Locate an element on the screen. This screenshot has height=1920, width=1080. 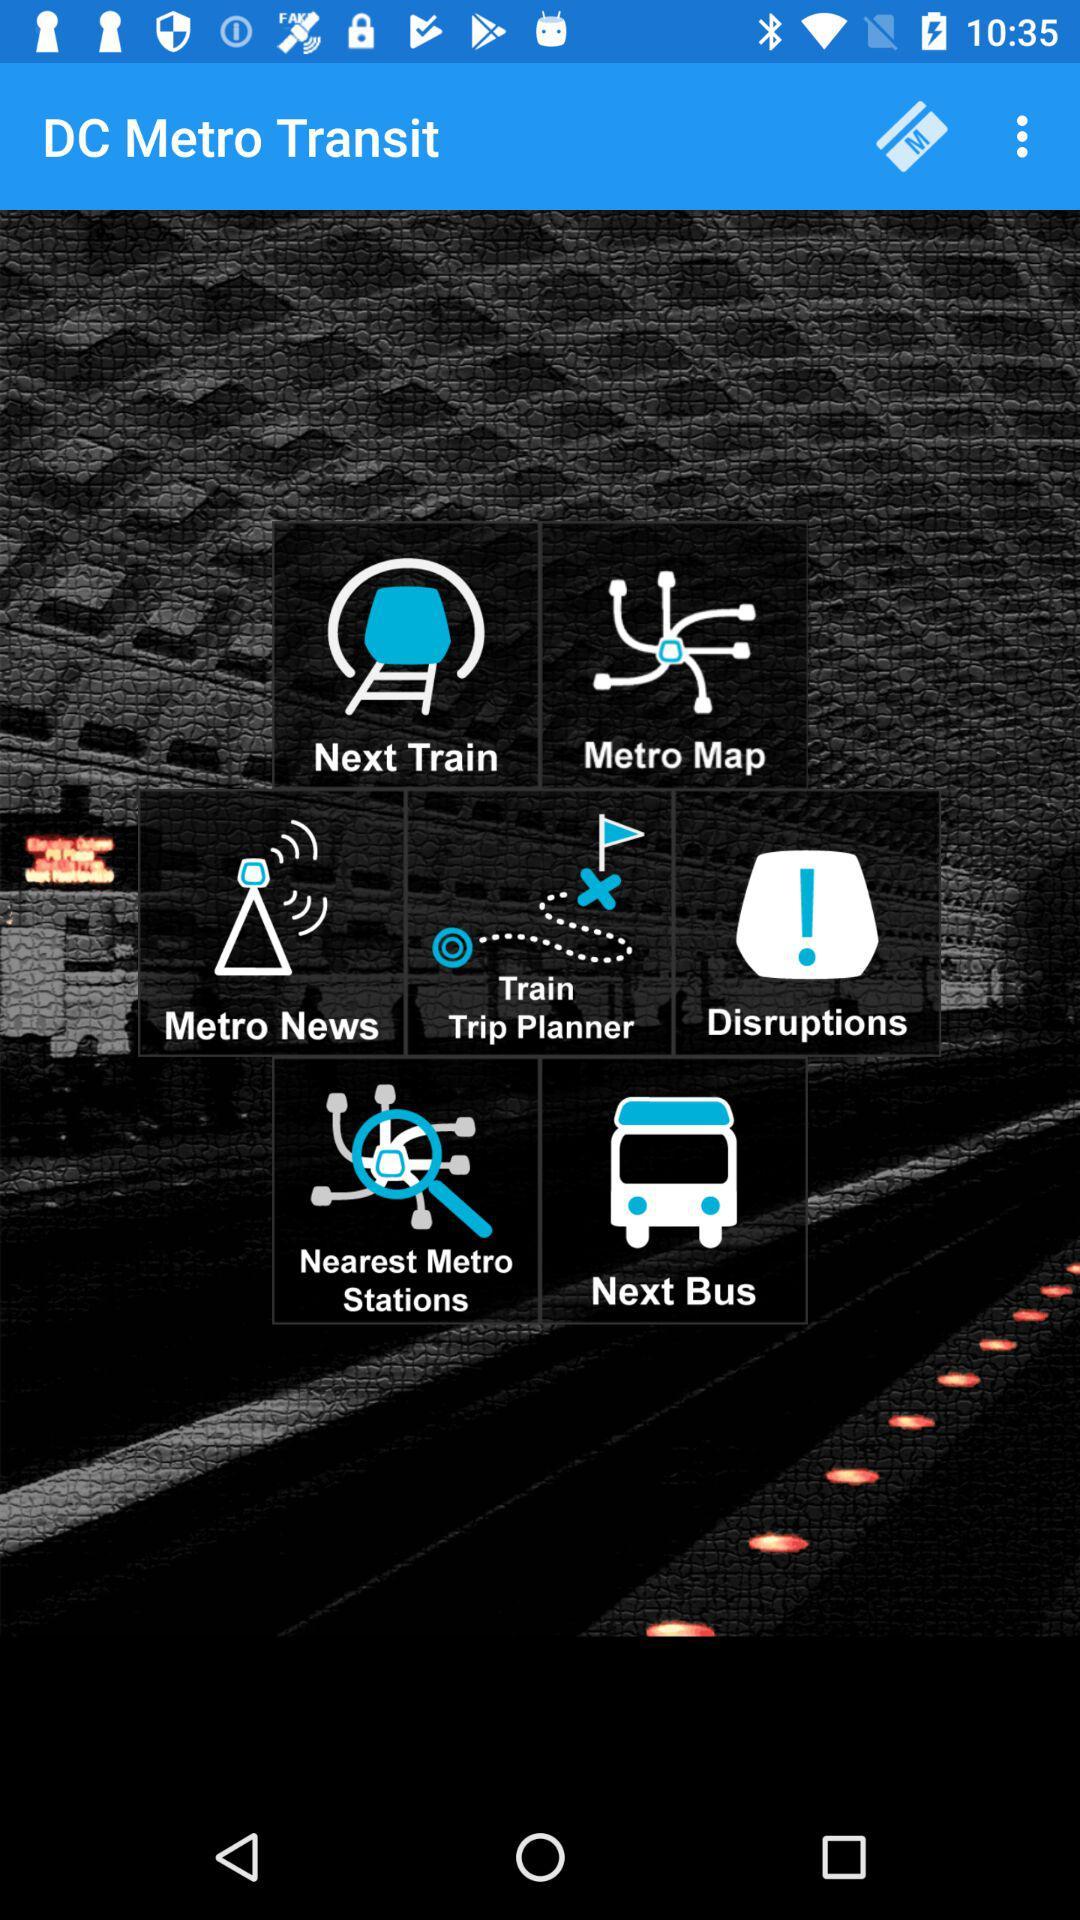
metro news option is located at coordinates (271, 921).